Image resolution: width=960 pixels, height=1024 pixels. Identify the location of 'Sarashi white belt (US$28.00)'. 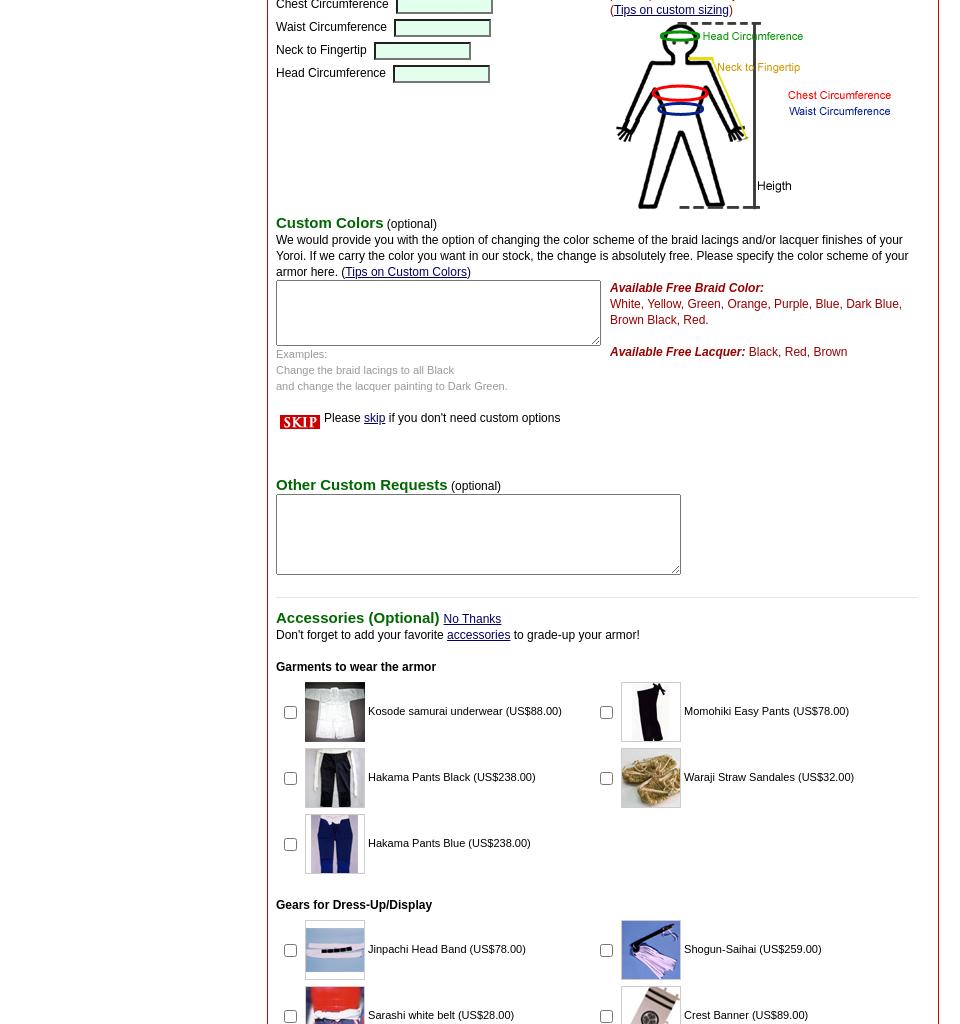
(441, 1012).